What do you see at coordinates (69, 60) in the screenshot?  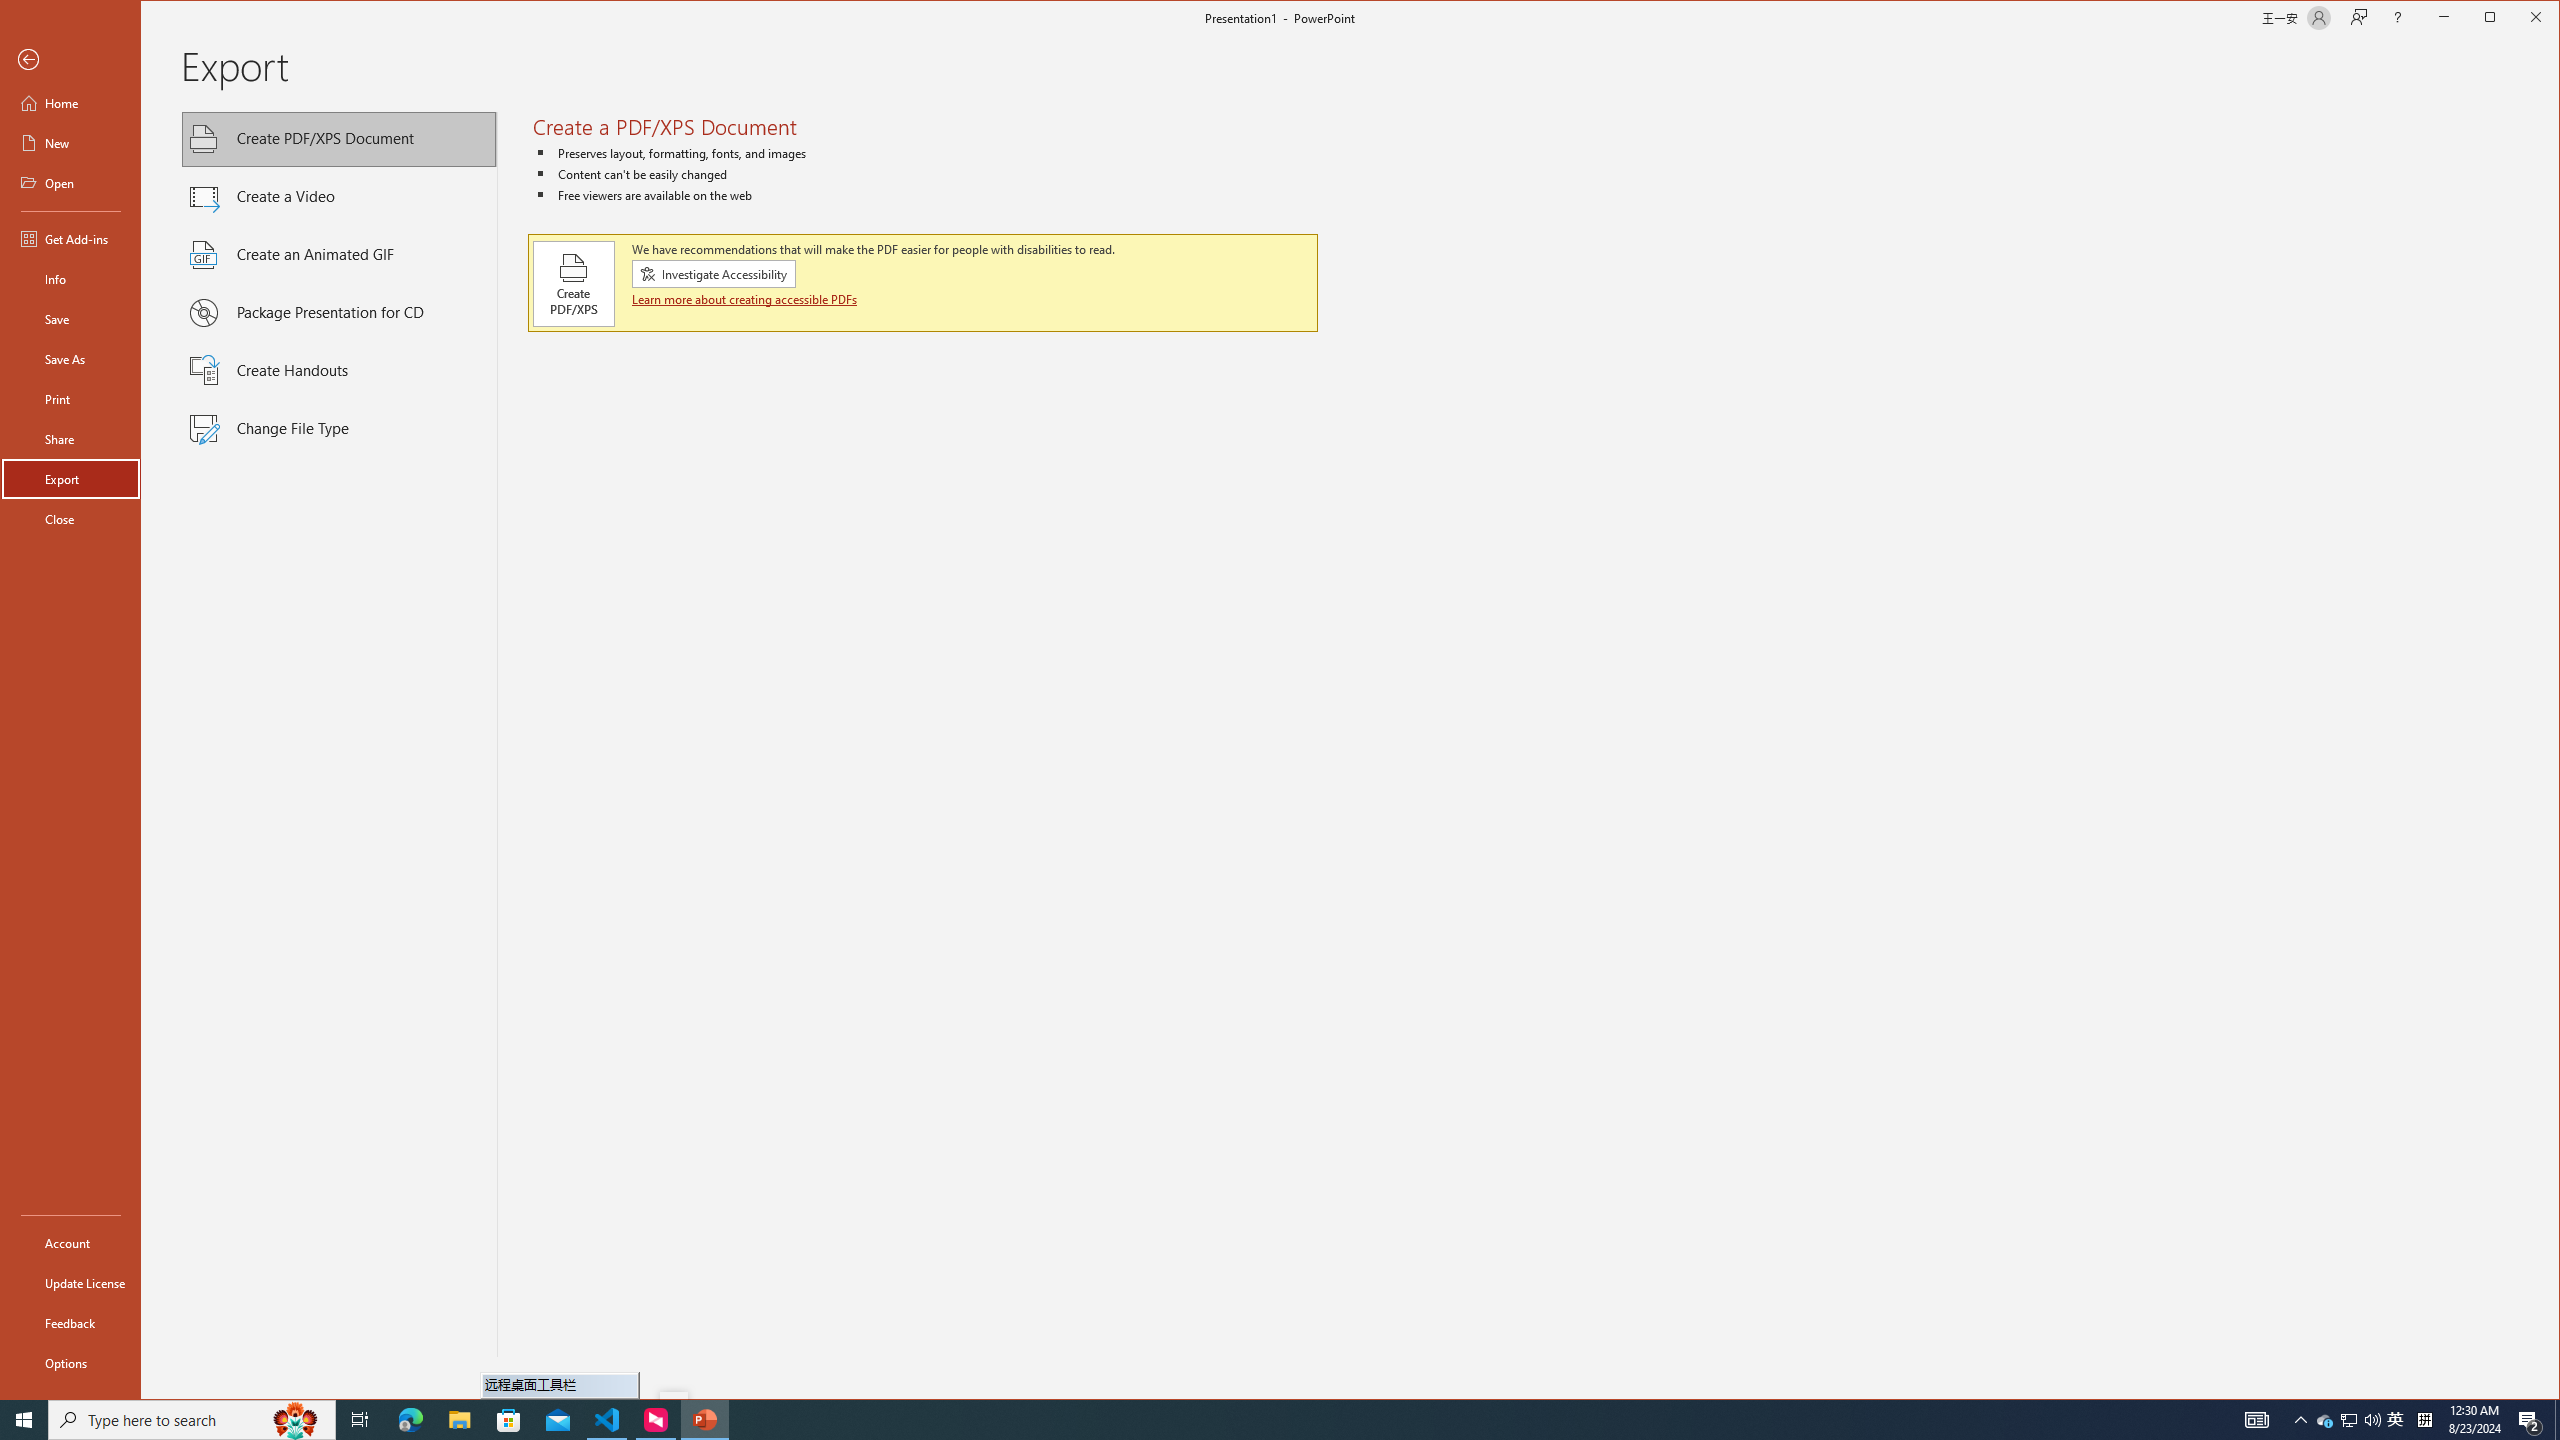 I see `'Back'` at bounding box center [69, 60].